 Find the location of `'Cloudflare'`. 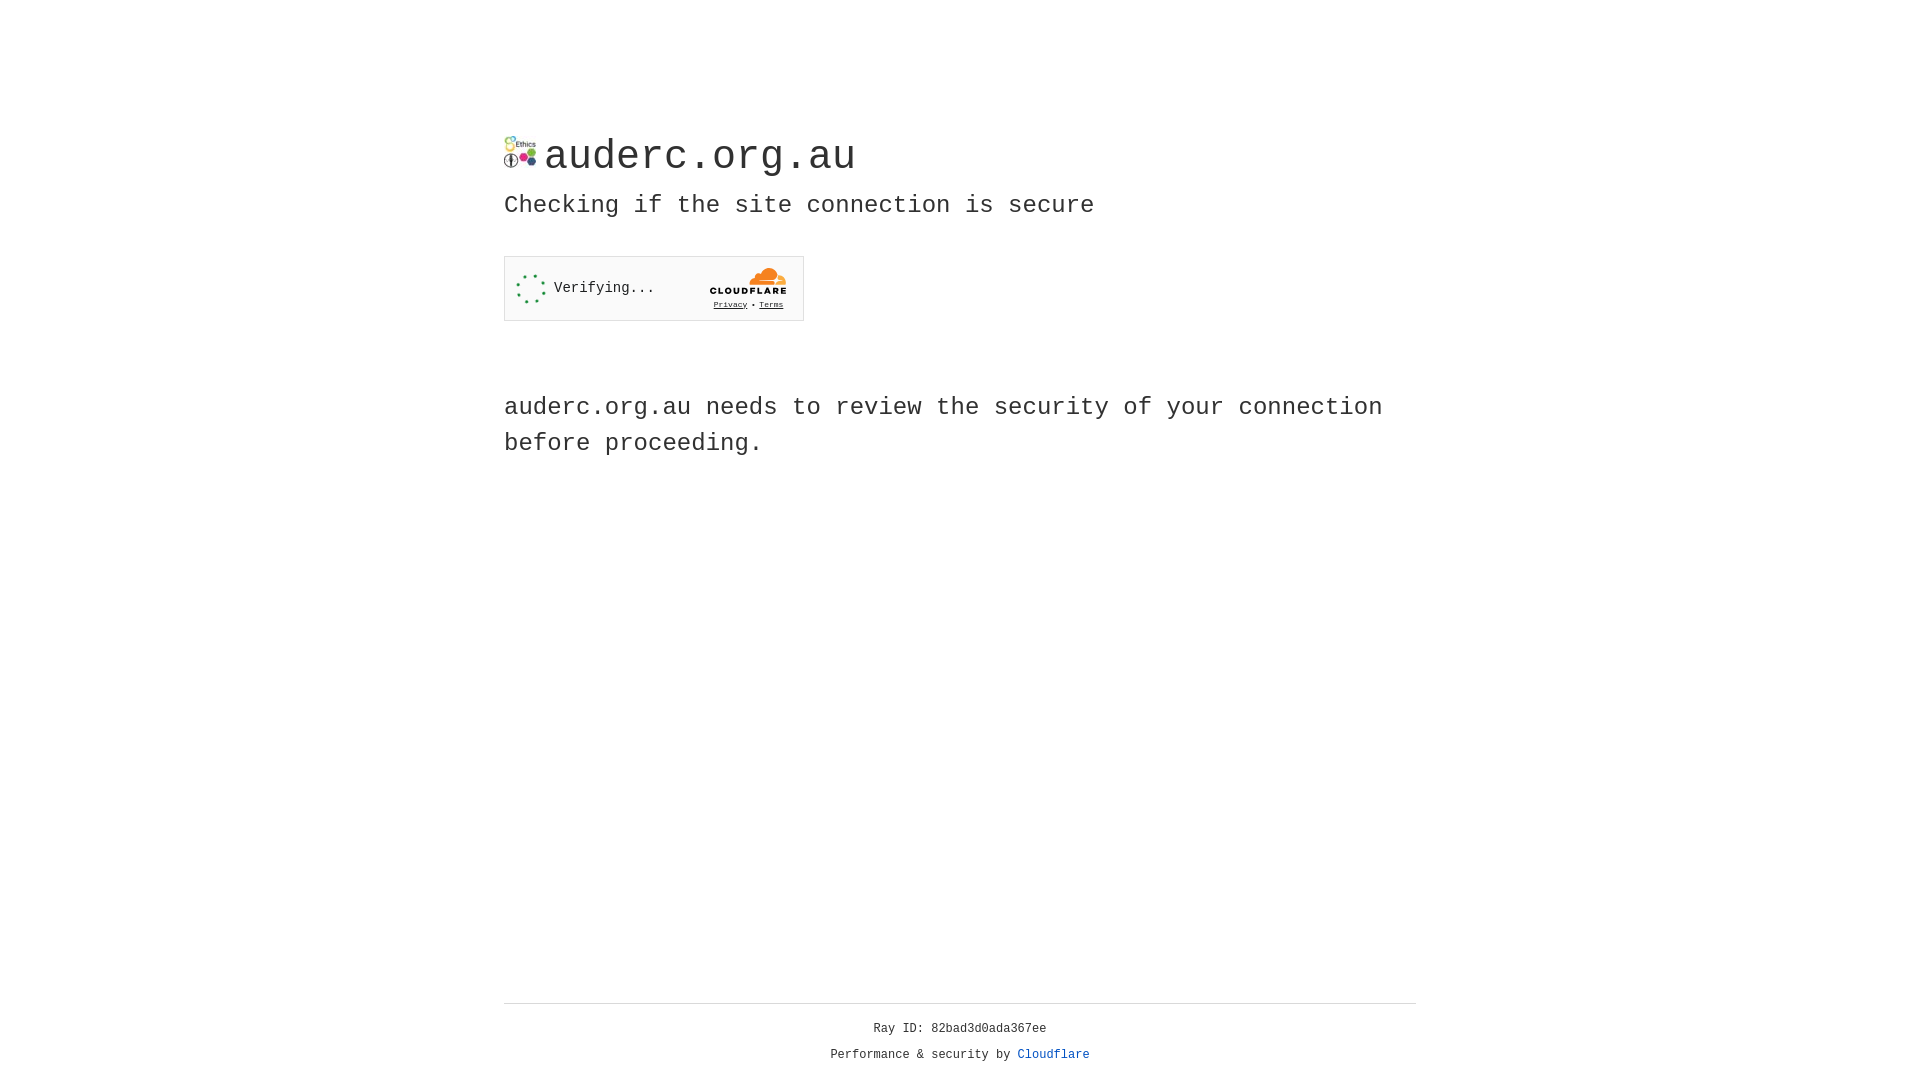

'Cloudflare' is located at coordinates (1053, 1054).